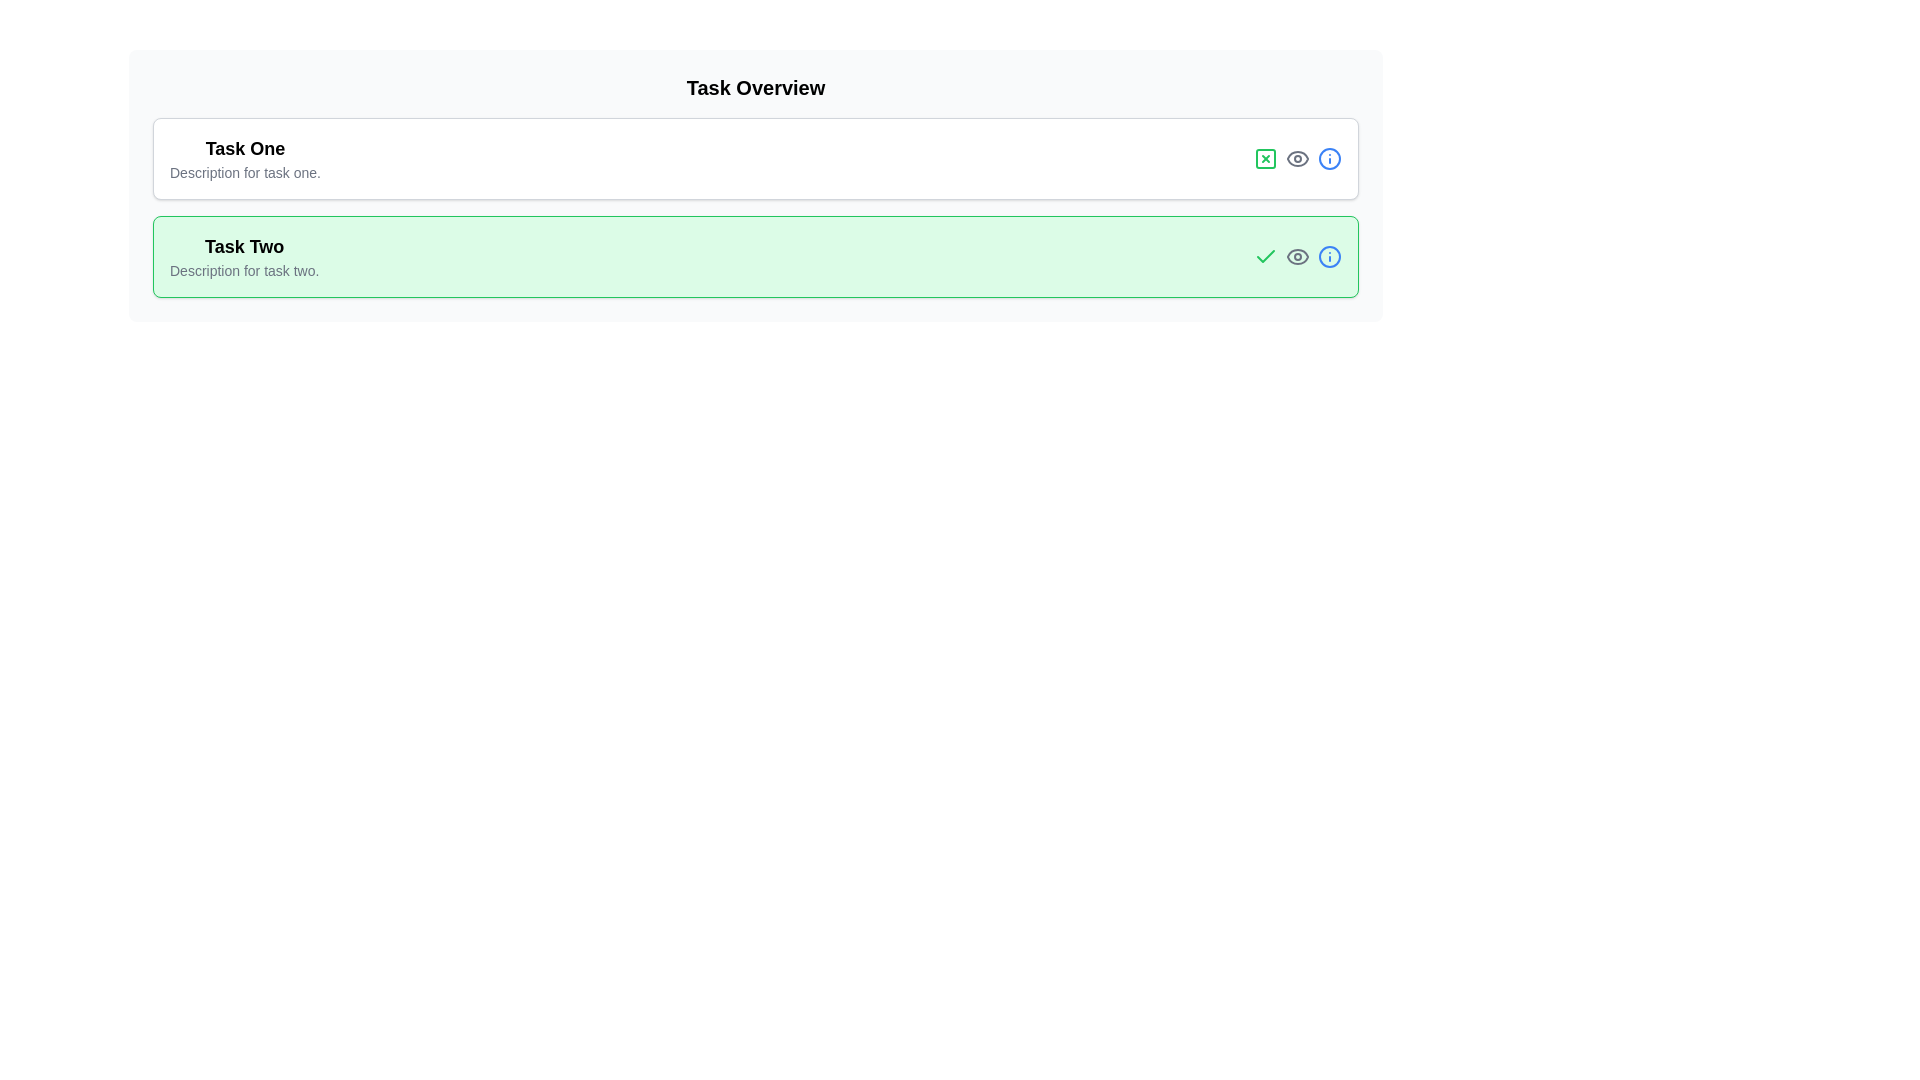  What do you see at coordinates (1265, 256) in the screenshot?
I see `the green checkmark icon displayed in SVG format with a light green background` at bounding box center [1265, 256].